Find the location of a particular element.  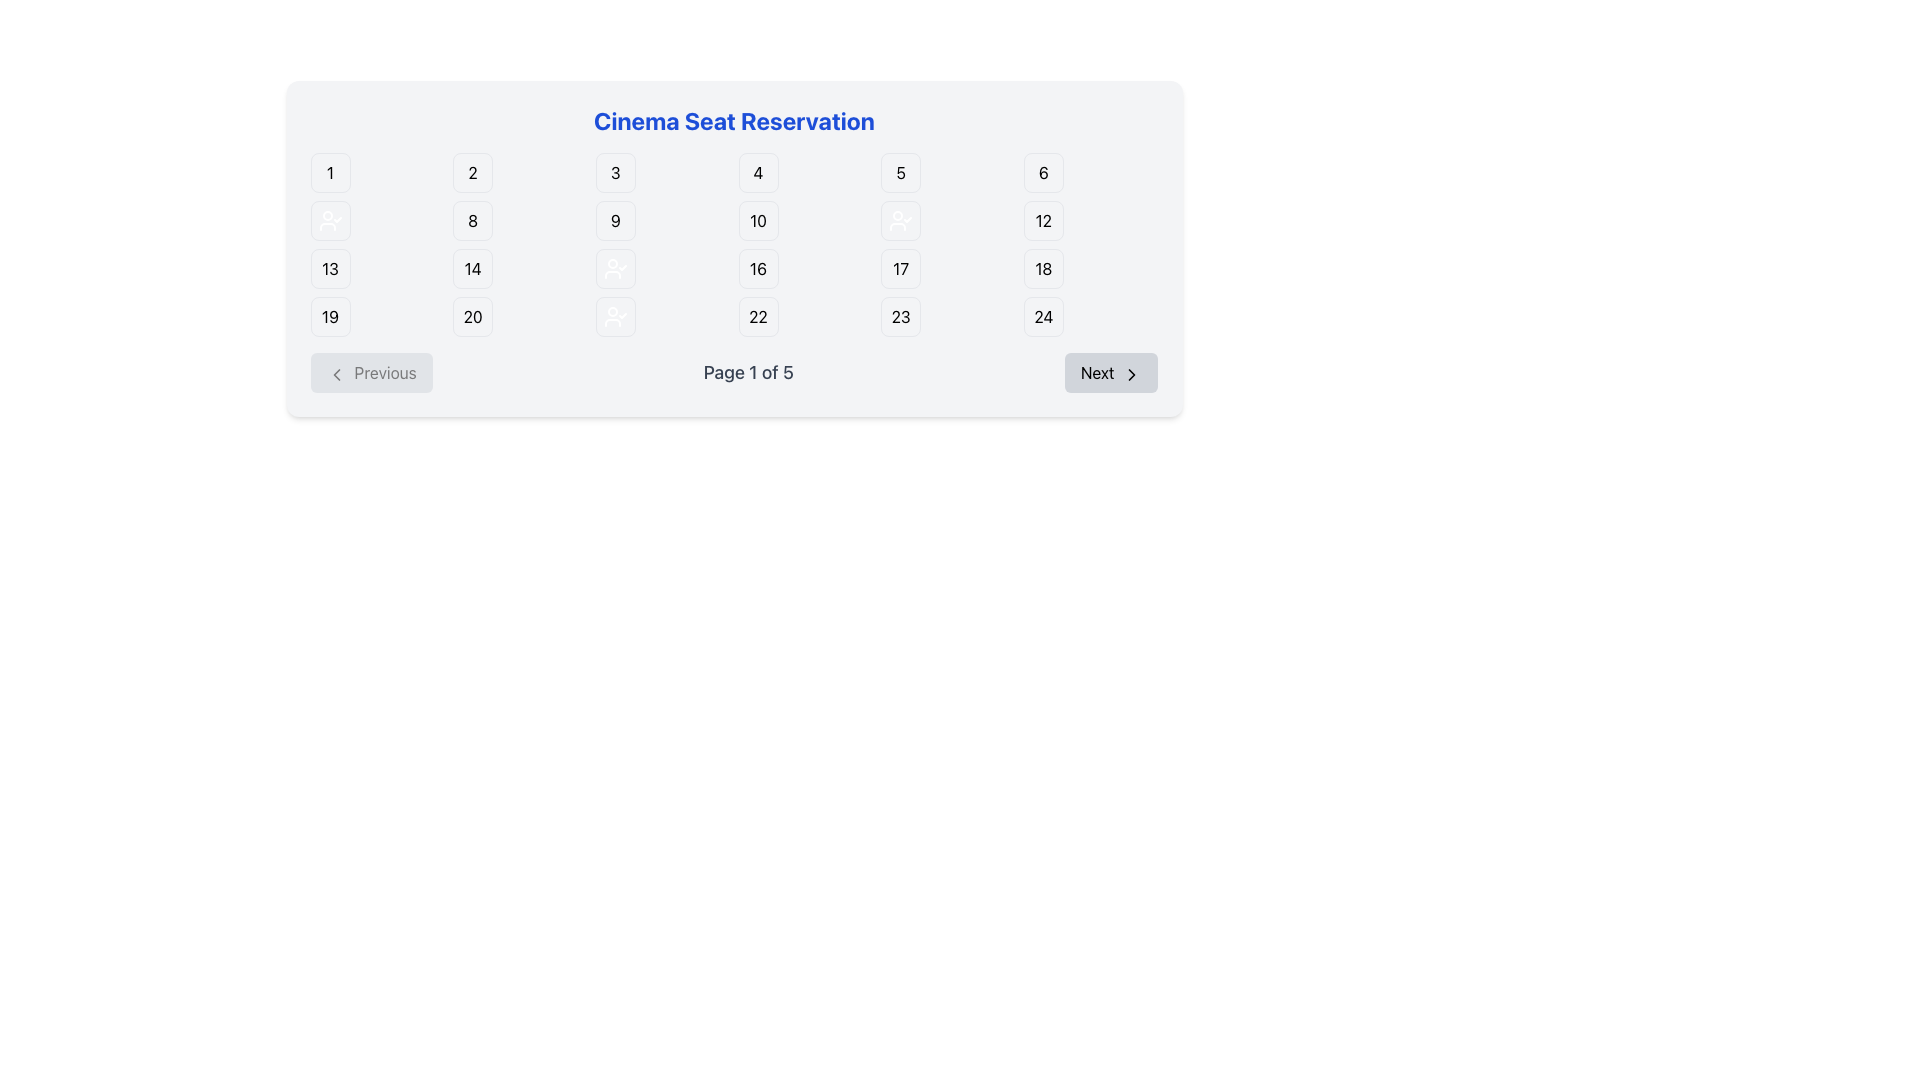

the navigation icon located to the right of the 'Next' button, which serves as an indicator for forward steps is located at coordinates (1132, 374).